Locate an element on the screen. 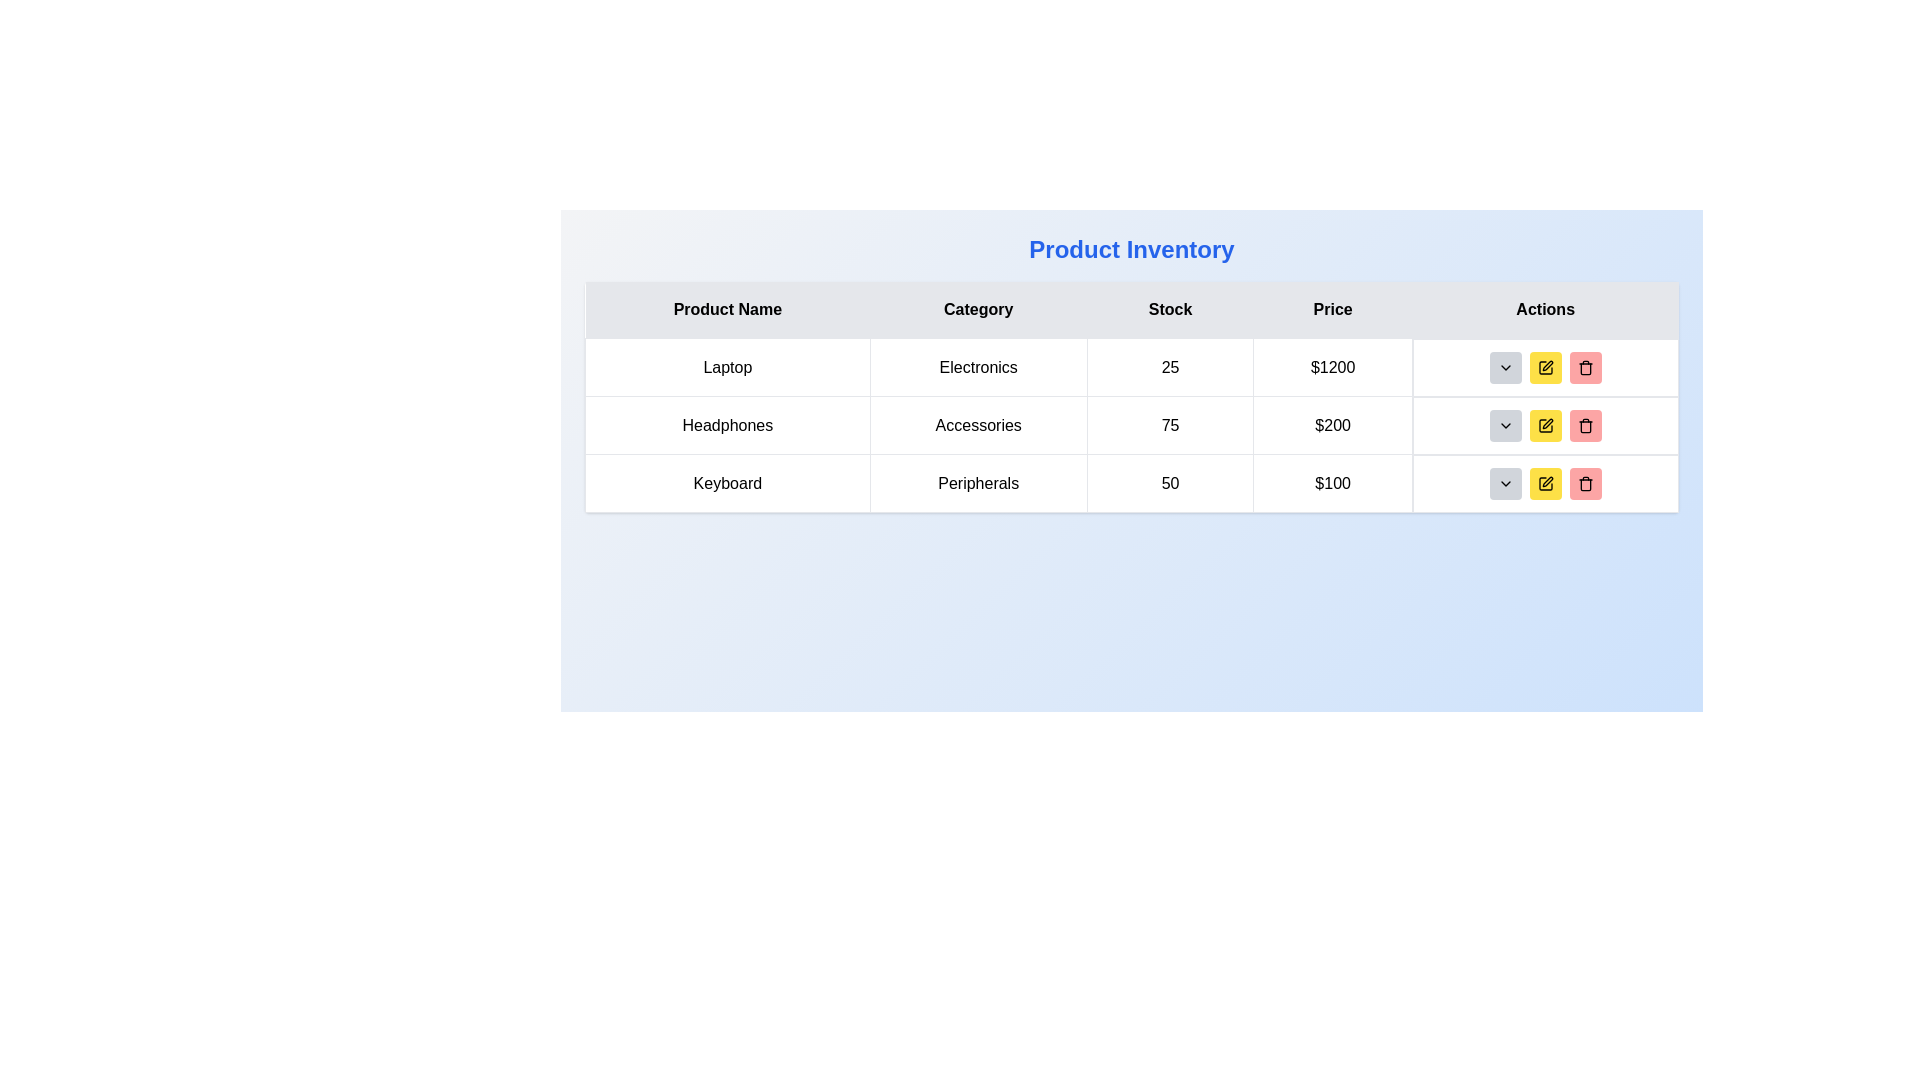  the downward-pointing chevron icon in the 'Actions' column of the third row in the table is located at coordinates (1505, 483).